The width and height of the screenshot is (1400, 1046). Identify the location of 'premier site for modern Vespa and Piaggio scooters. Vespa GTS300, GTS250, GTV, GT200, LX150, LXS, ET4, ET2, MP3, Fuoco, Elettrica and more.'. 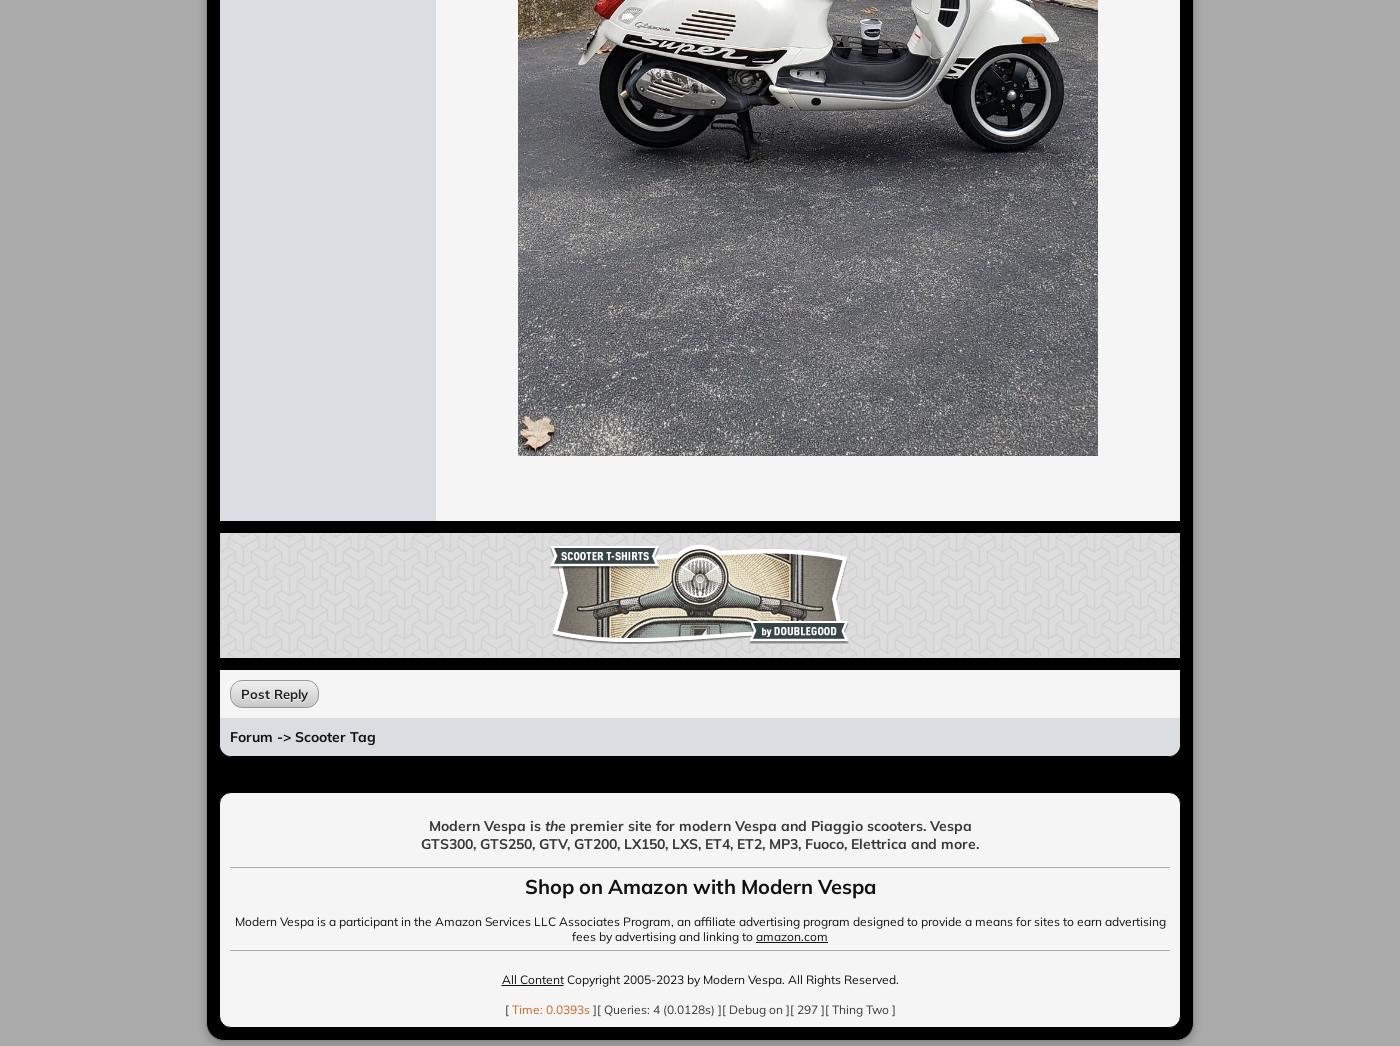
(420, 835).